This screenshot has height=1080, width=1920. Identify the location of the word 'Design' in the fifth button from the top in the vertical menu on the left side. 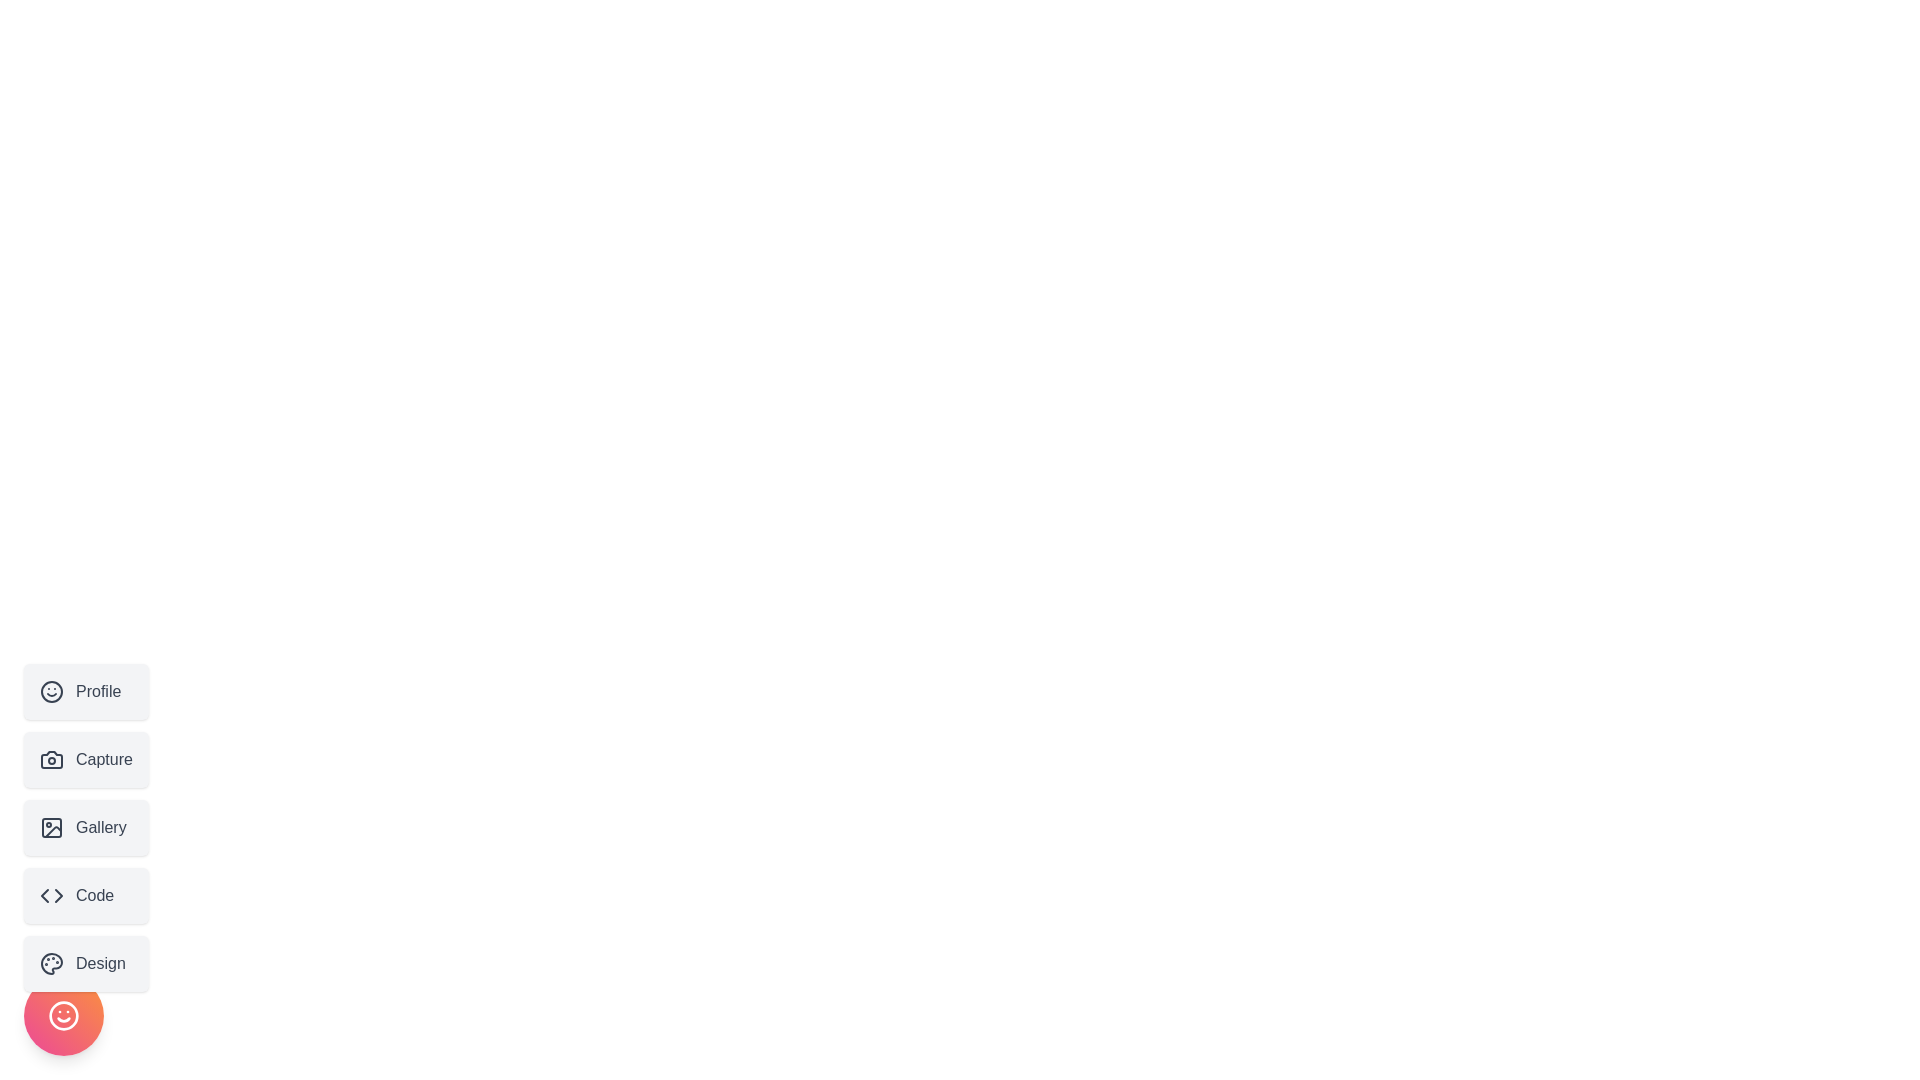
(99, 963).